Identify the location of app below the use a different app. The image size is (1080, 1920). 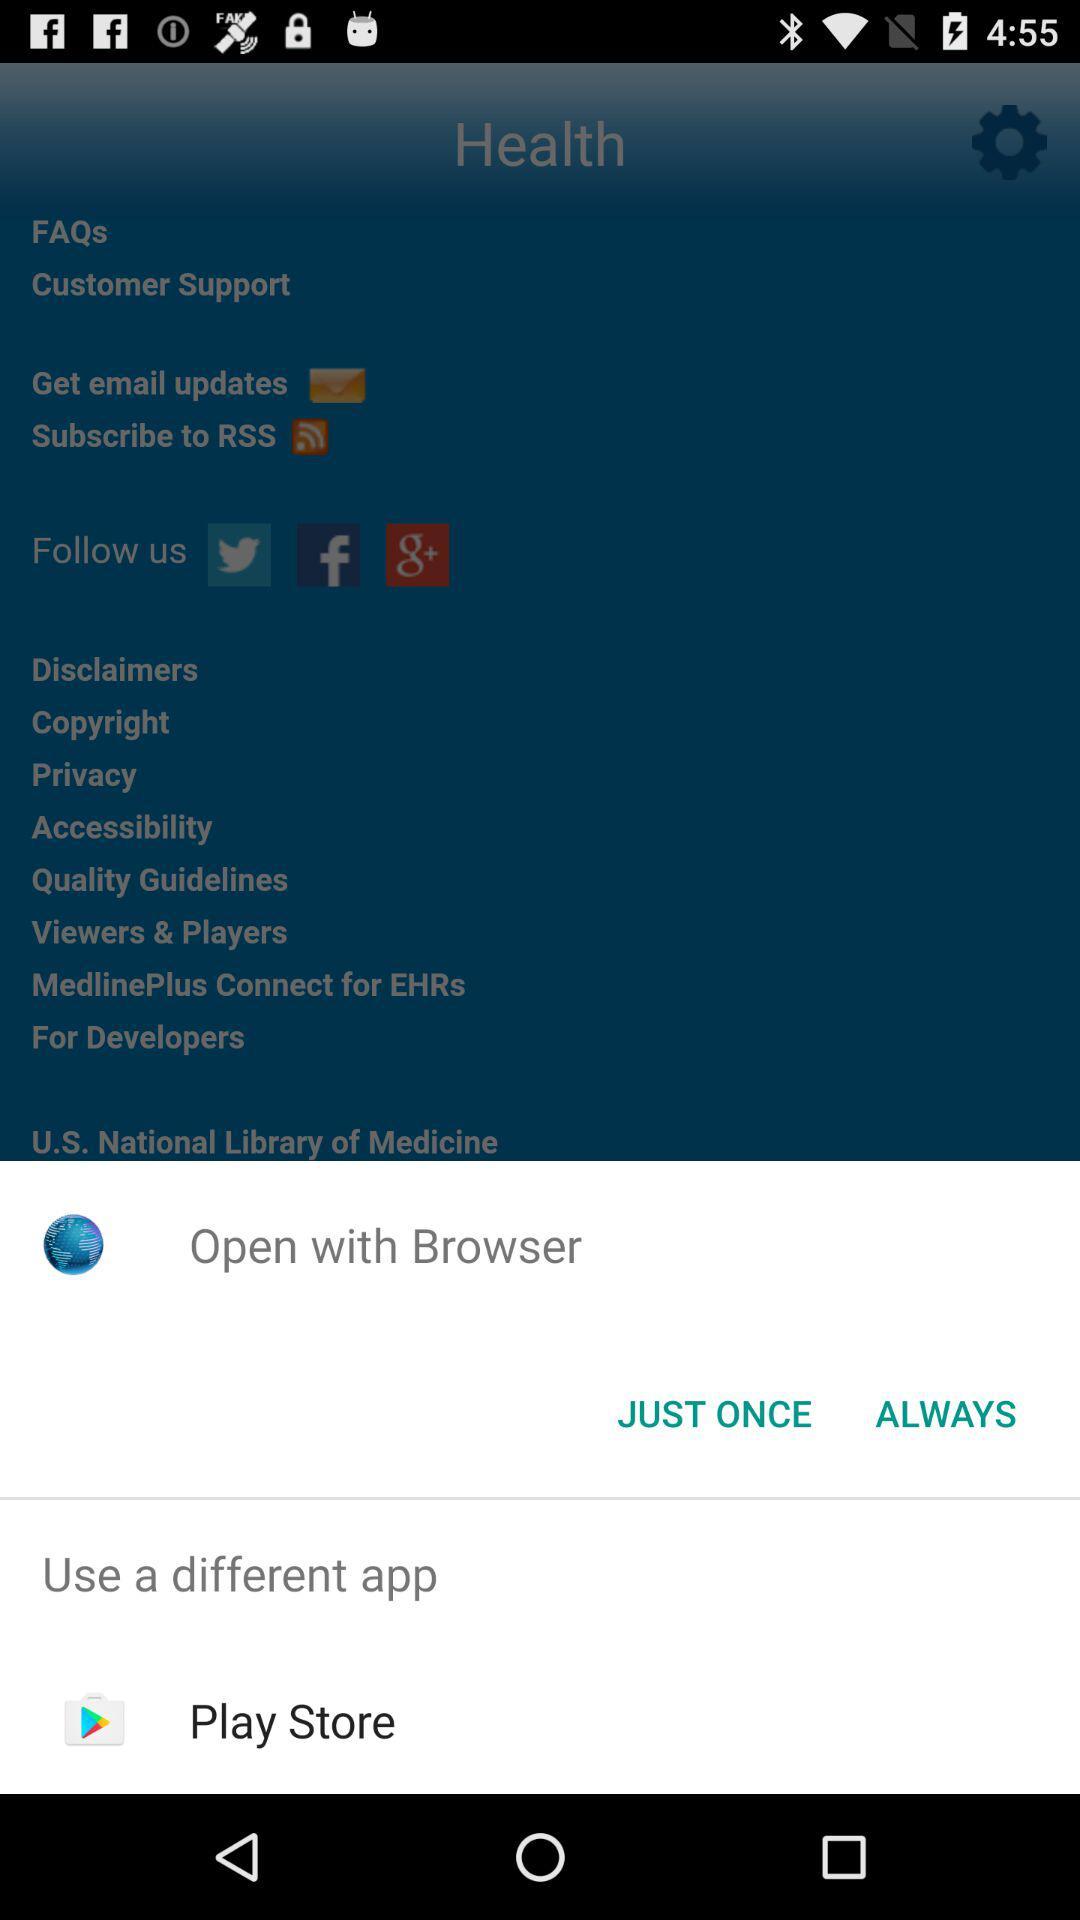
(292, 1719).